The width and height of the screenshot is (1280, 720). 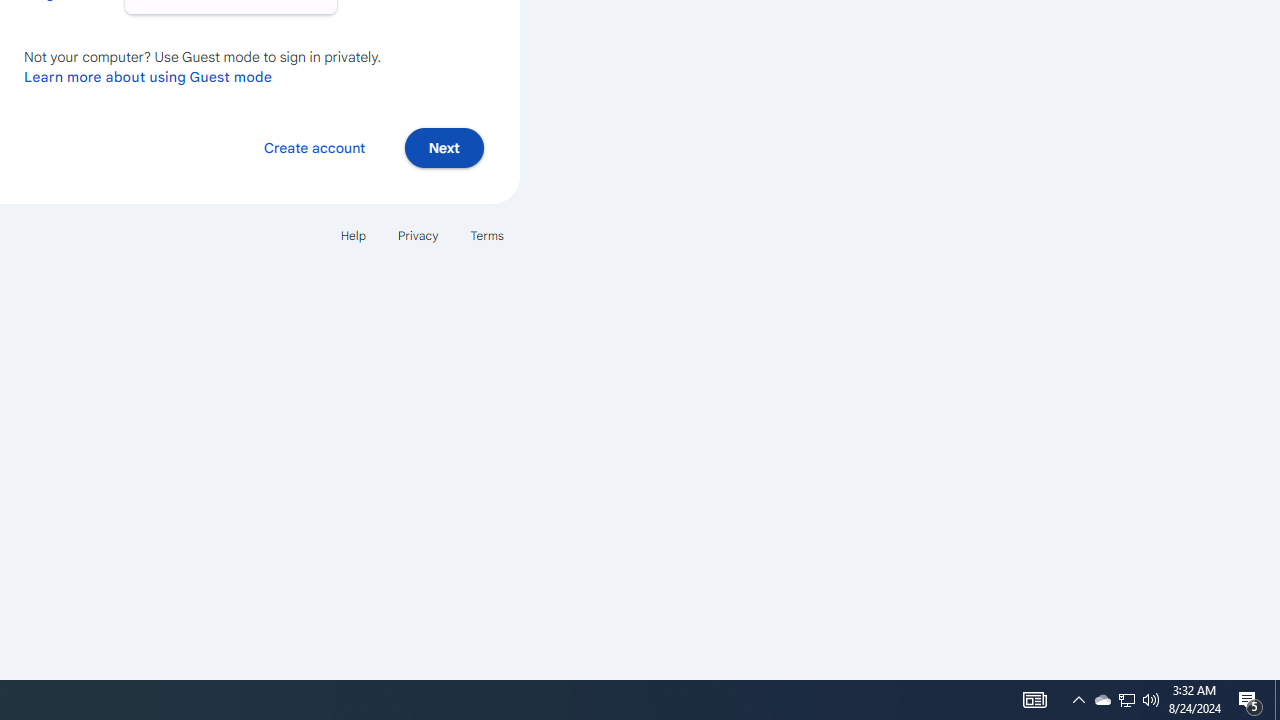 I want to click on 'Create account', so click(x=313, y=146).